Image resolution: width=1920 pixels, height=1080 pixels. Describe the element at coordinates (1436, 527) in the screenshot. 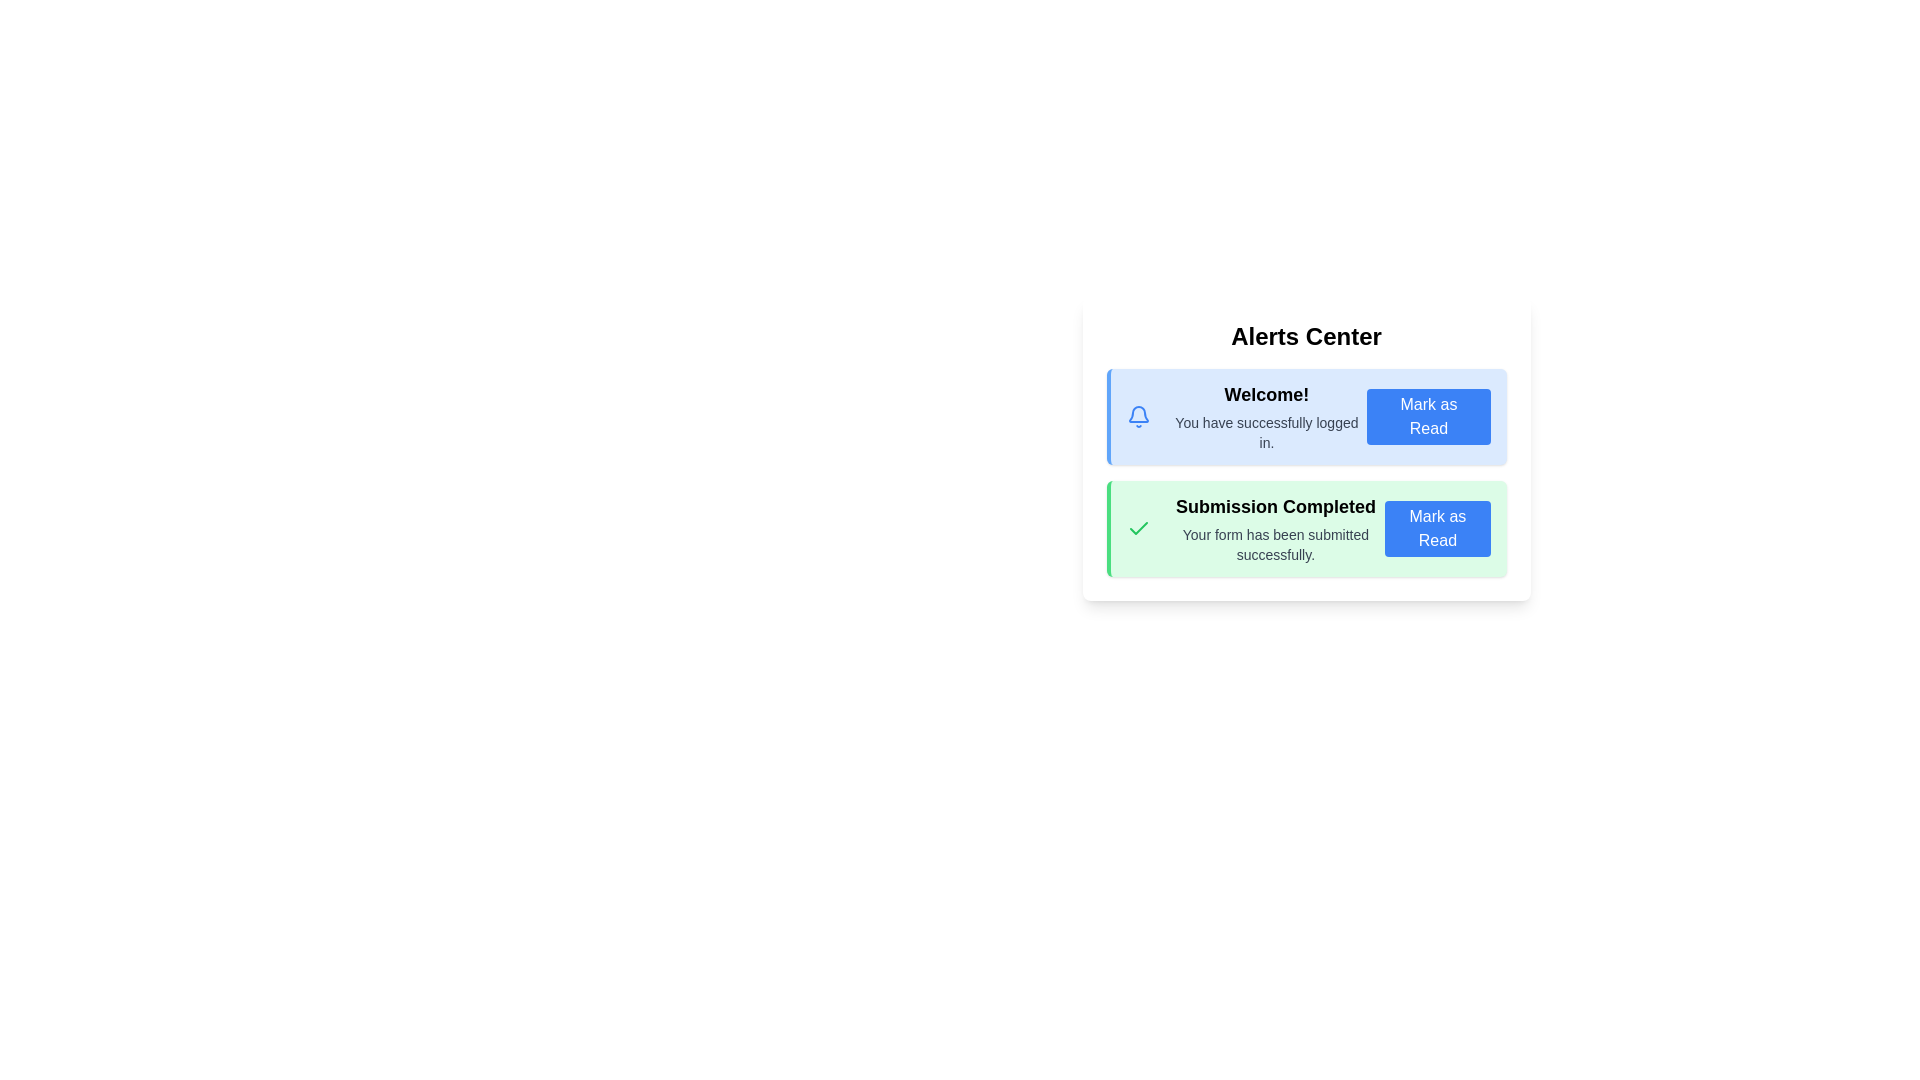

I see `the button located towards the right end inside the green-highlighted box that contains the text 'Submission Completed Your form has been submitted successfully.' to mark the alert as read` at that location.